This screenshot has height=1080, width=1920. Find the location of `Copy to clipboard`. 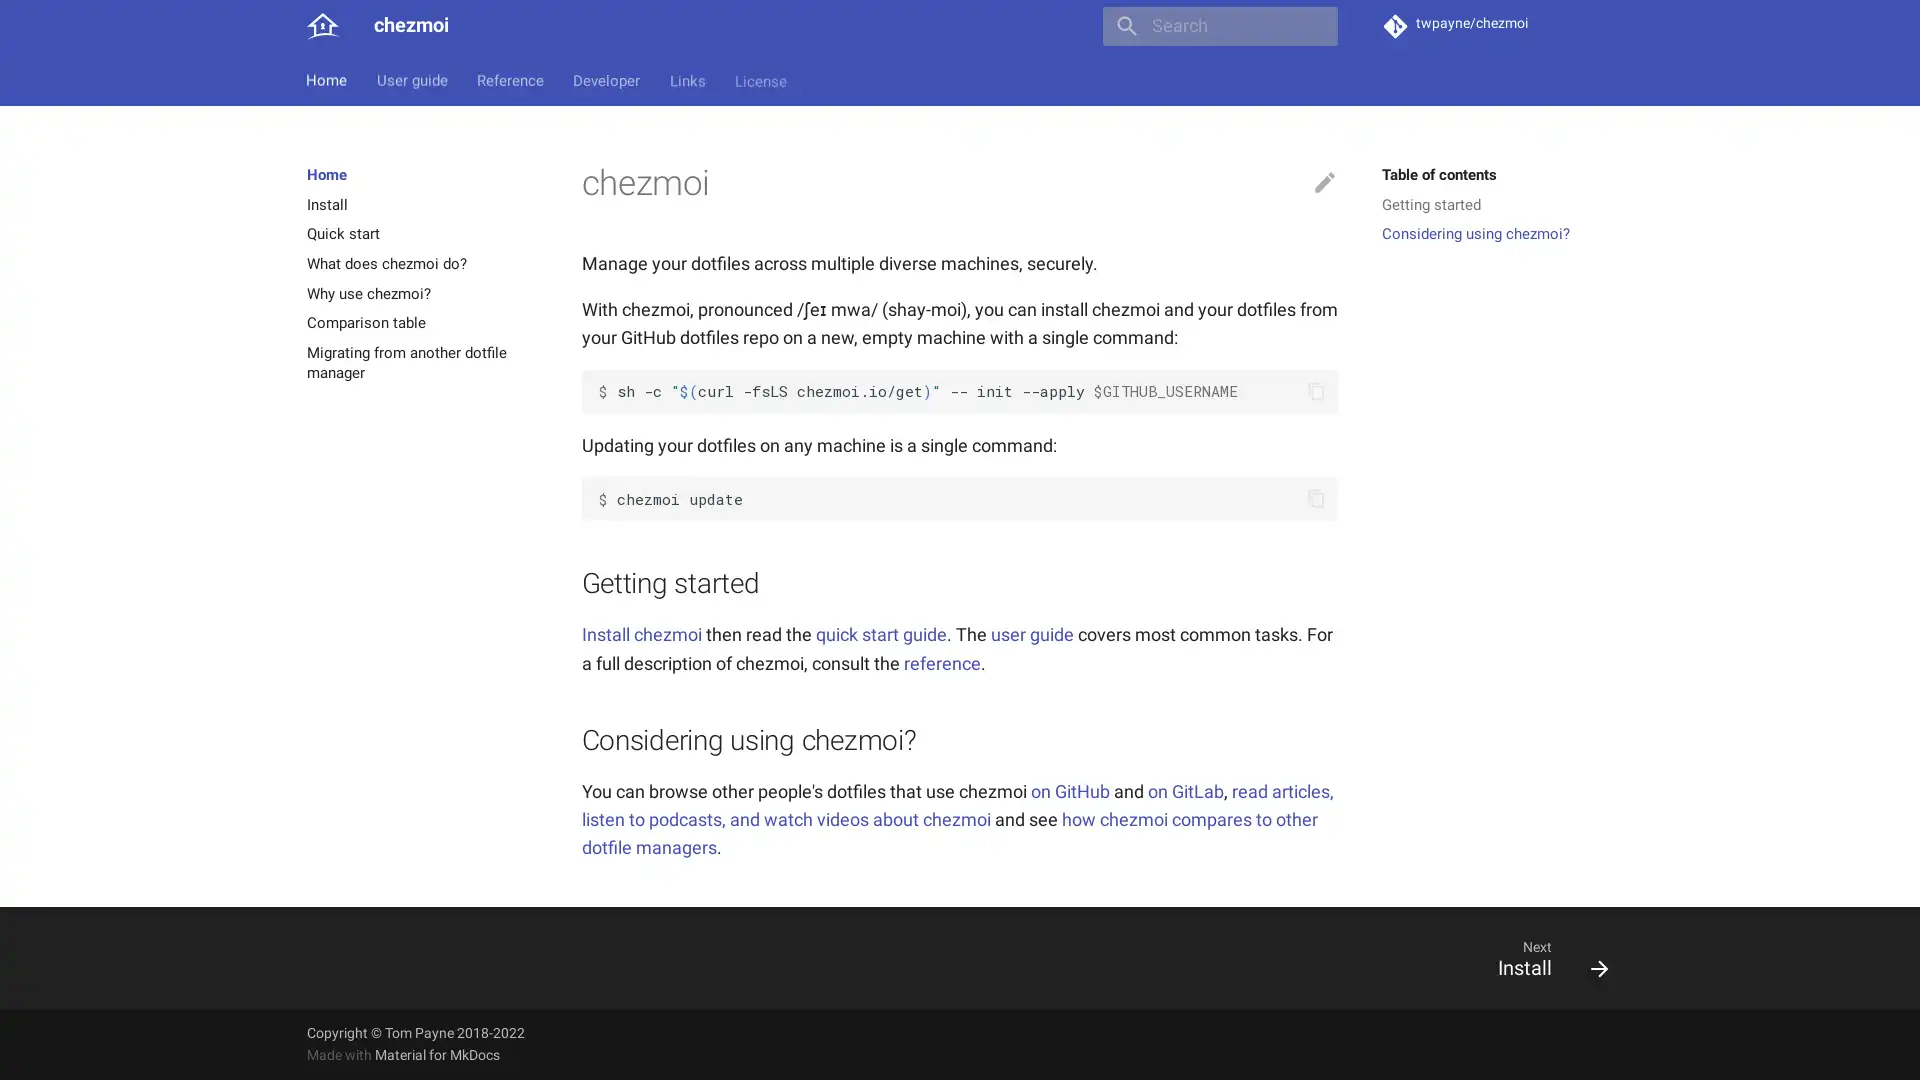

Copy to clipboard is located at coordinates (1315, 497).